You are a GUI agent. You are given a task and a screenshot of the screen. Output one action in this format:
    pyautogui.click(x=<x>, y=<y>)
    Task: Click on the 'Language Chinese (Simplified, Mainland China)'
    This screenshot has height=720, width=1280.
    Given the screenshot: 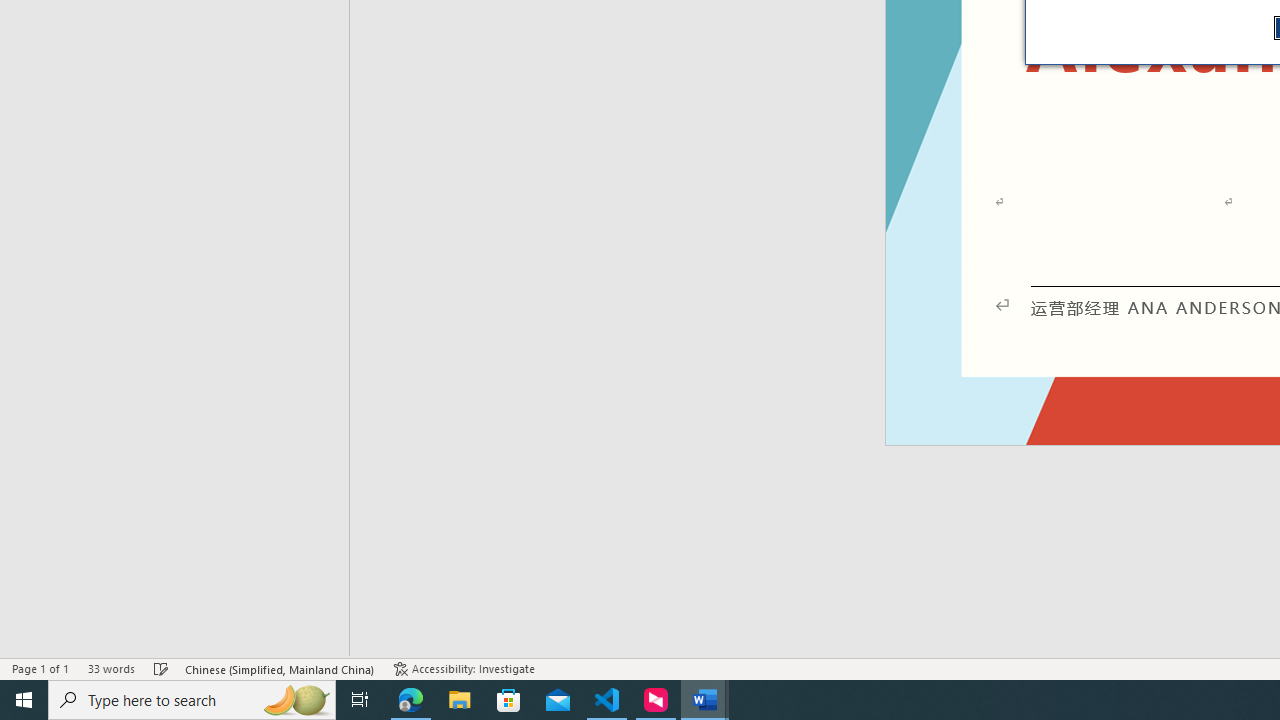 What is the action you would take?
    pyautogui.click(x=279, y=669)
    